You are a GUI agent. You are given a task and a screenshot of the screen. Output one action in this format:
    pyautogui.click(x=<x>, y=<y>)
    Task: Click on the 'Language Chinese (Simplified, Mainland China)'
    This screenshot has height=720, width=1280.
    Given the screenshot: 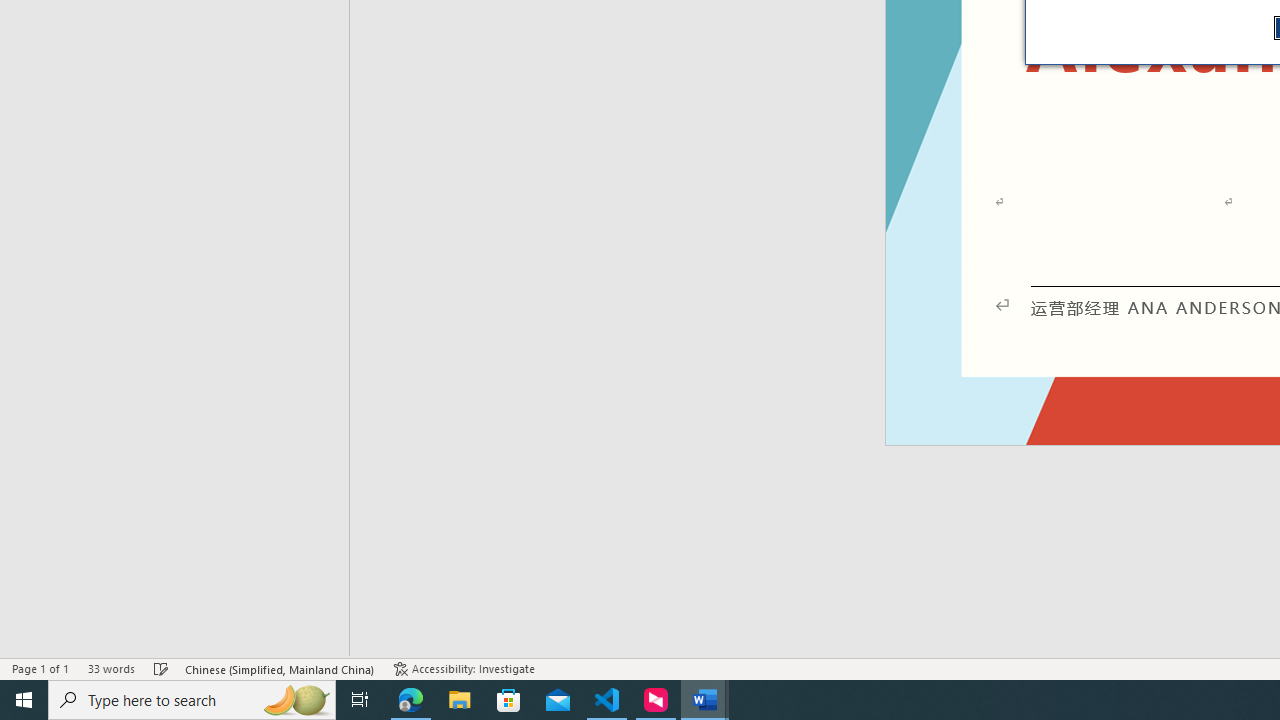 What is the action you would take?
    pyautogui.click(x=279, y=669)
    